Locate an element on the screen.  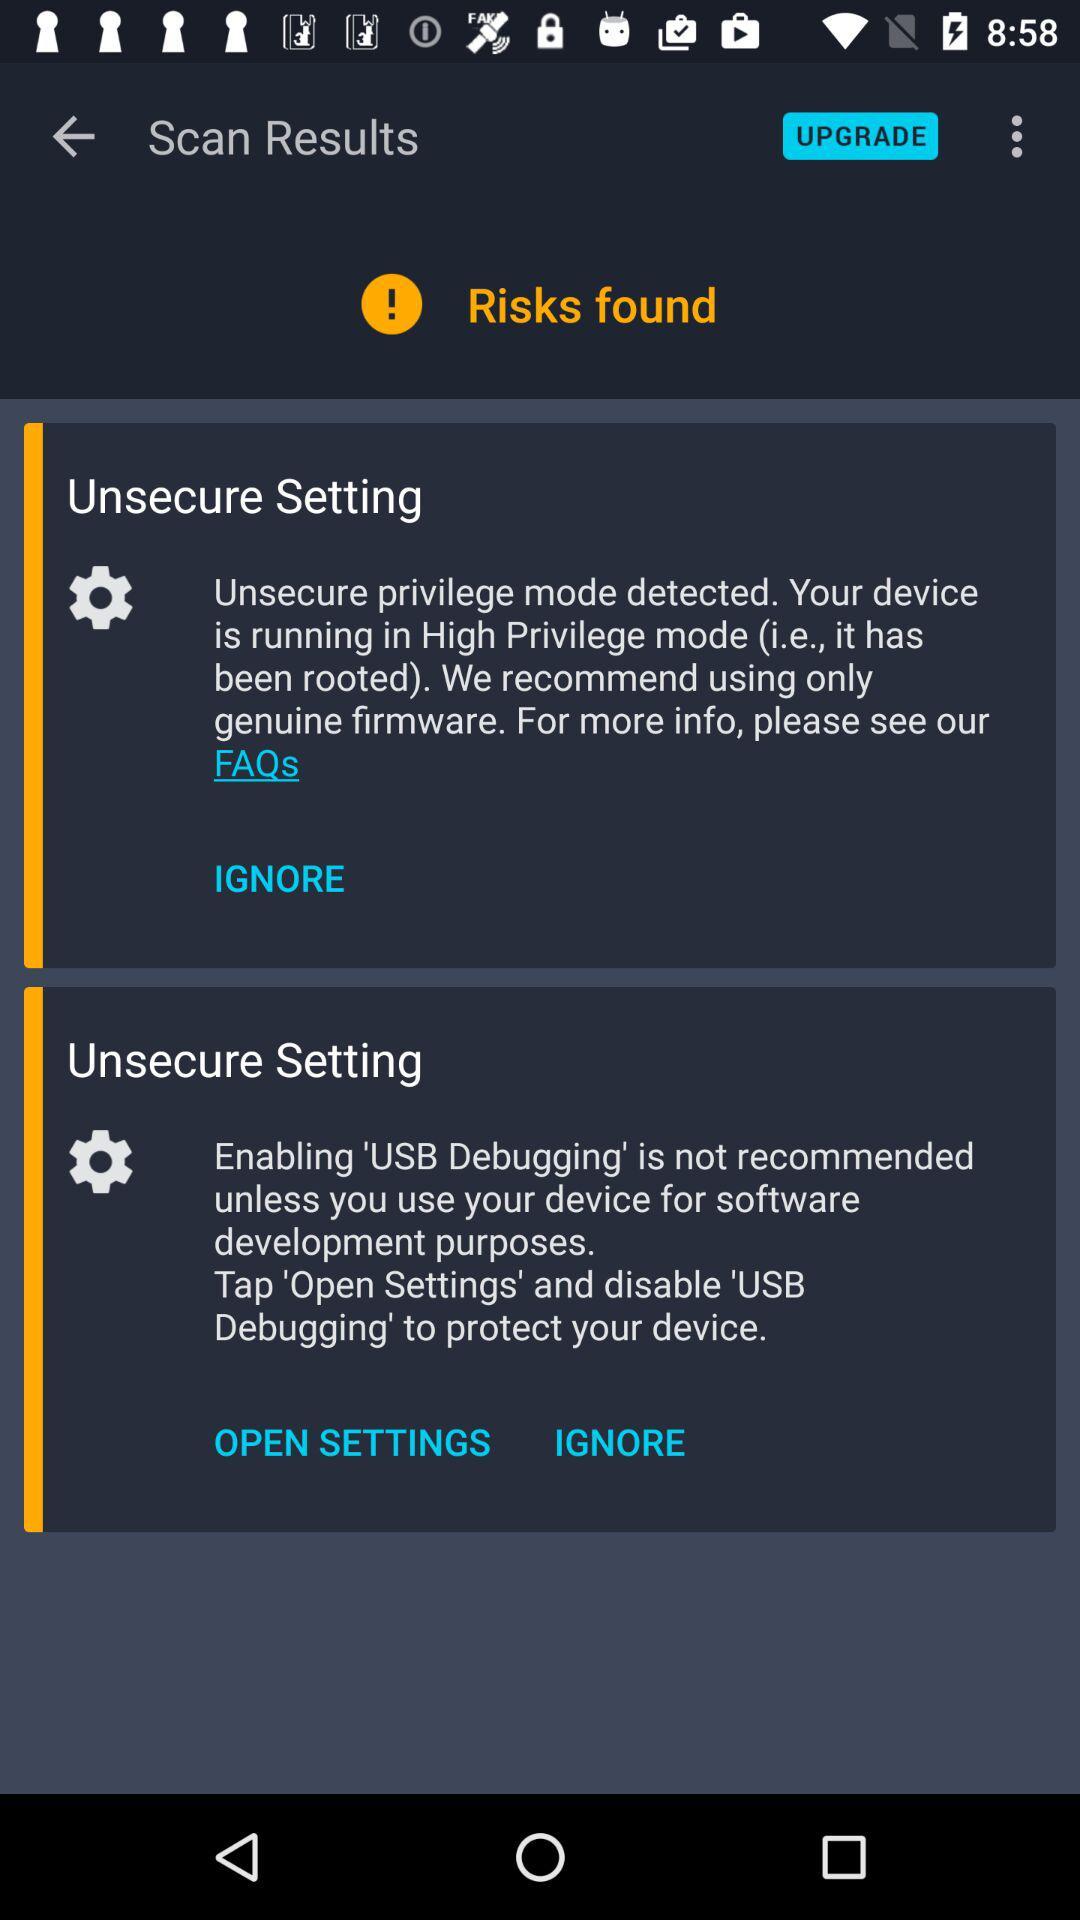
the top corner is located at coordinates (859, 135).